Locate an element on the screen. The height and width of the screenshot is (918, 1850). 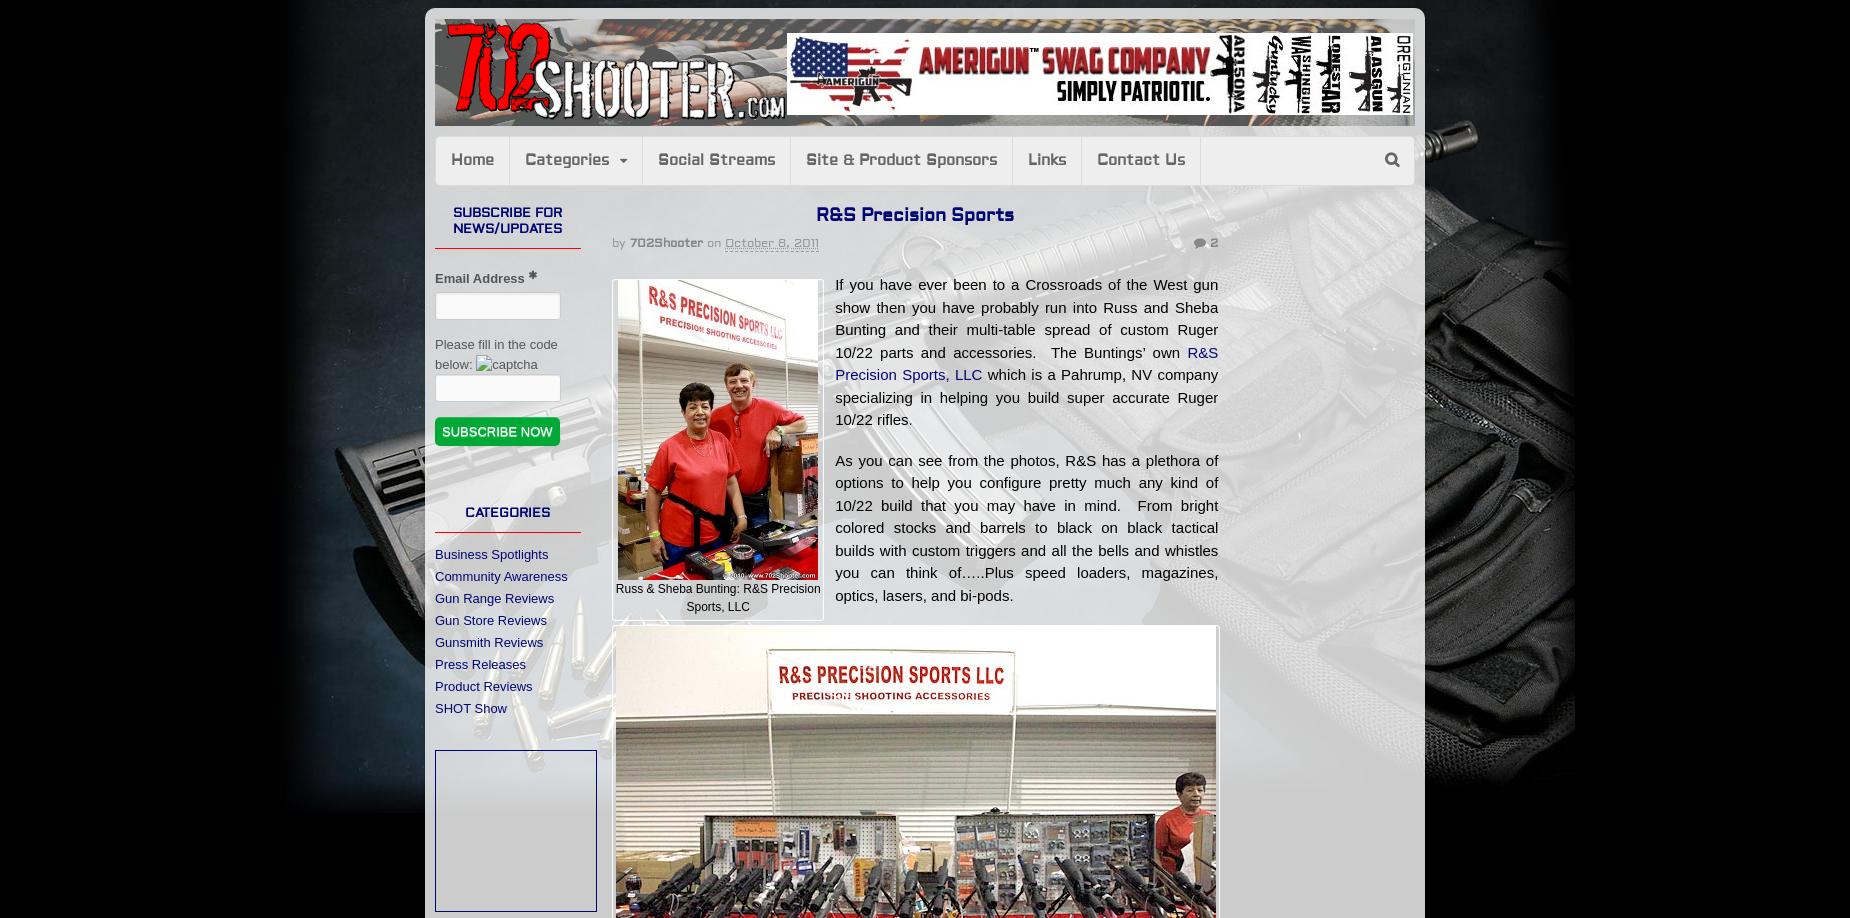
'Press Releases' is located at coordinates (480, 663).